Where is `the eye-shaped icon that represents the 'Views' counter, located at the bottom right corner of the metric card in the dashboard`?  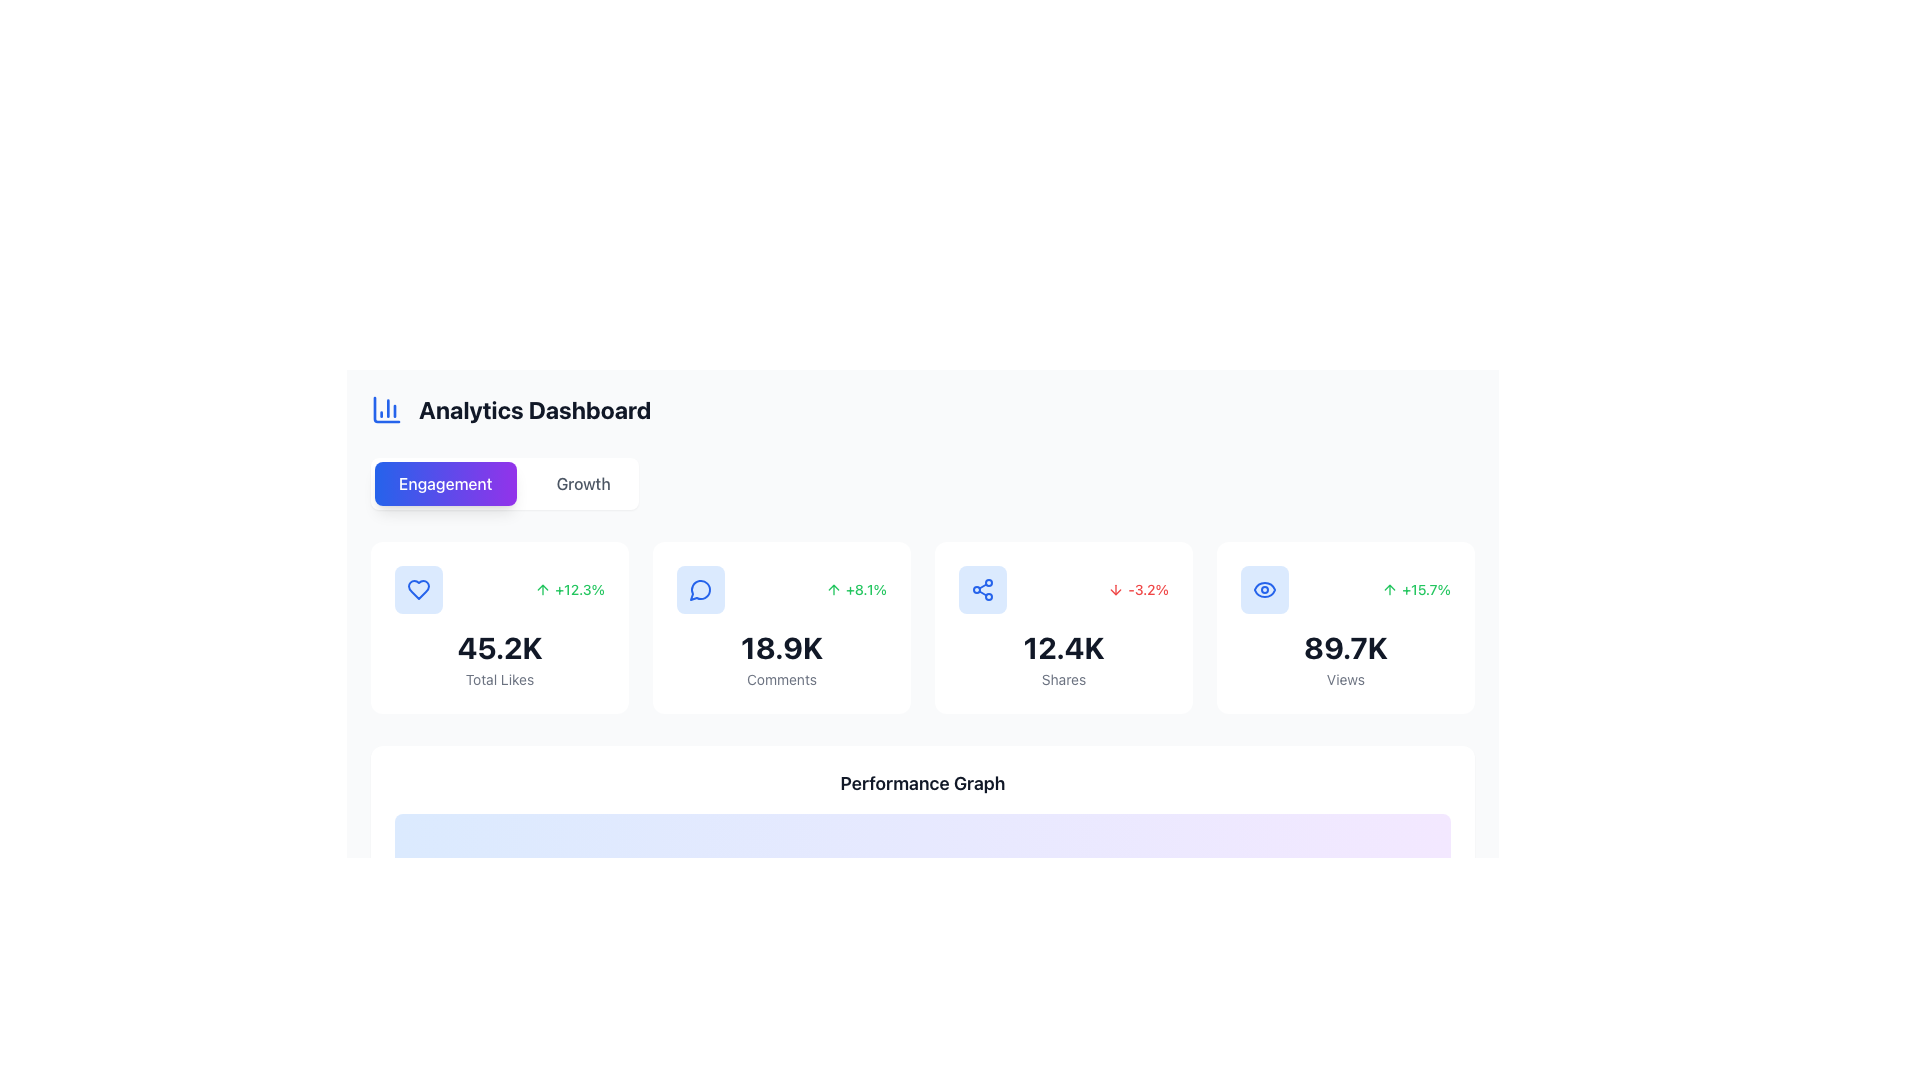
the eye-shaped icon that represents the 'Views' counter, located at the bottom right corner of the metric card in the dashboard is located at coordinates (1264, 589).